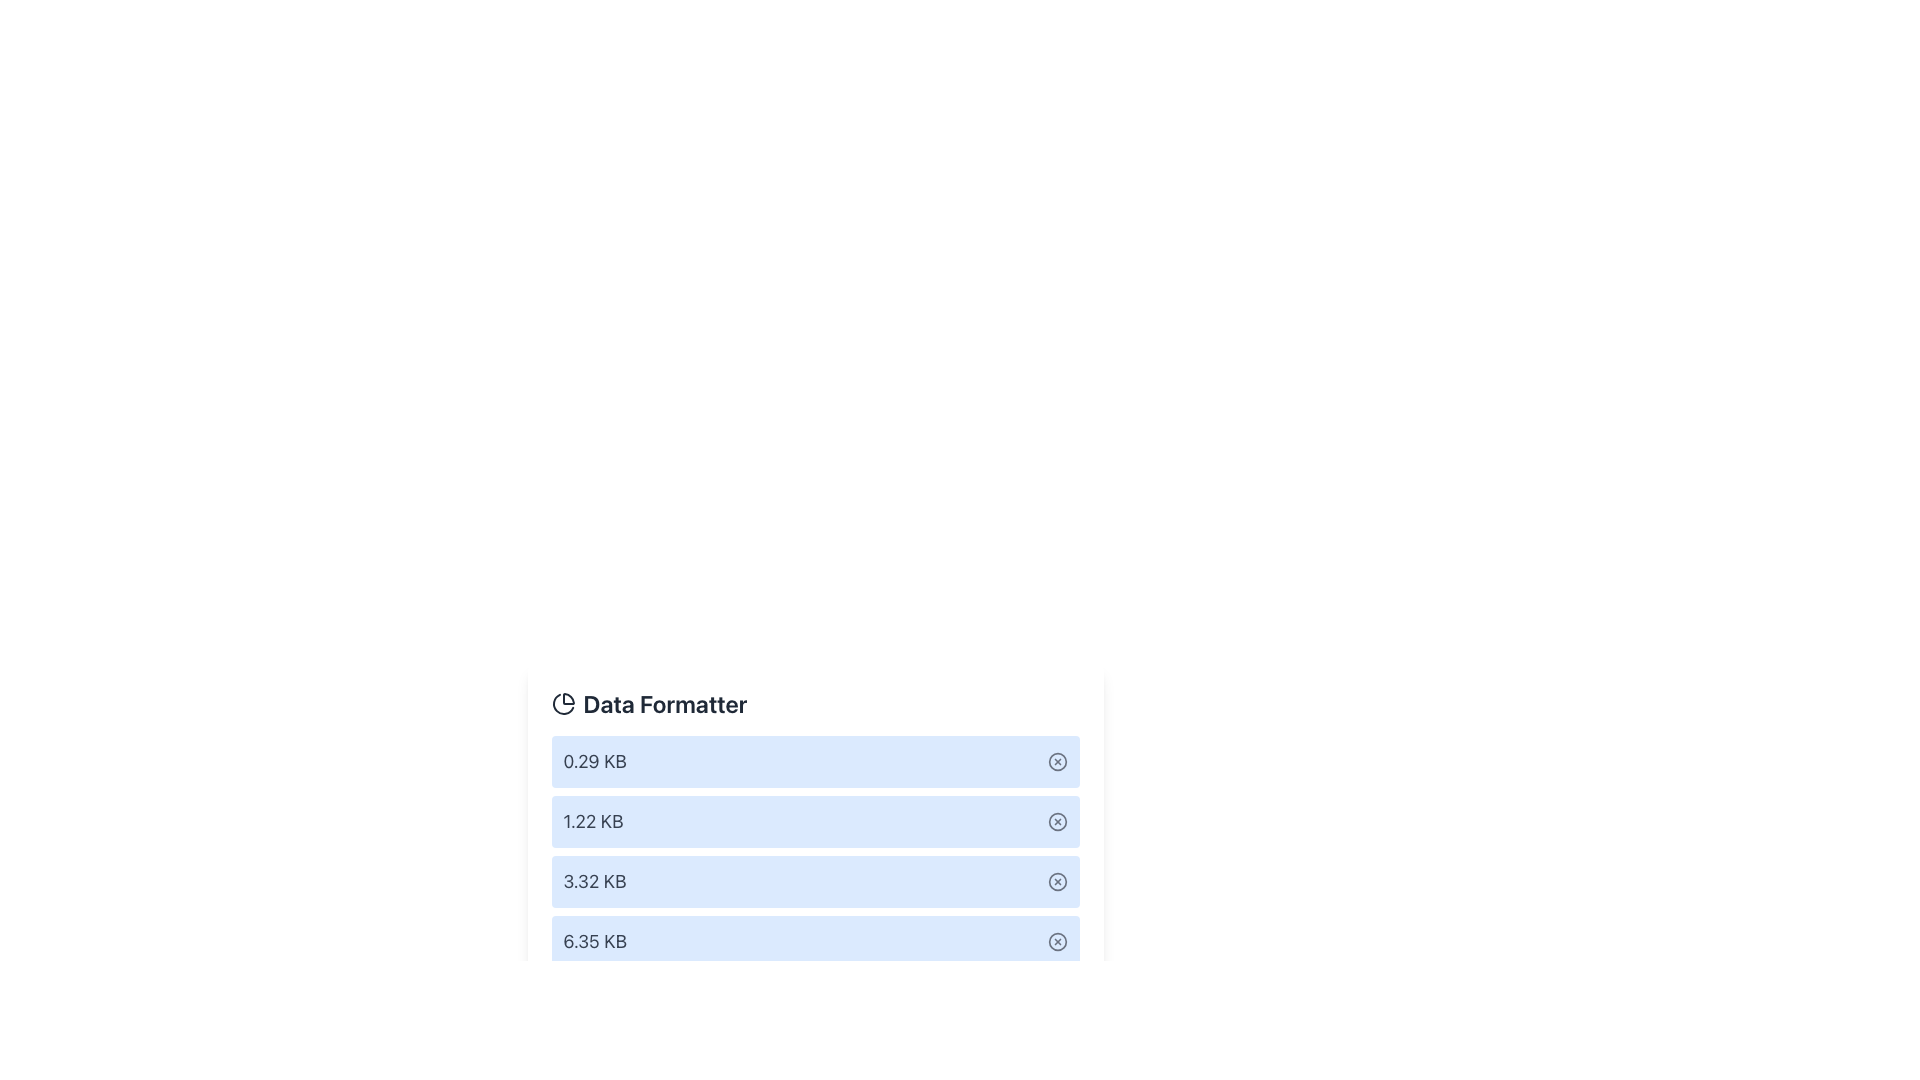  What do you see at coordinates (1056, 821) in the screenshot?
I see `the circular icon component of the SVG located on the right side of the third row of the data listing UI segment` at bounding box center [1056, 821].